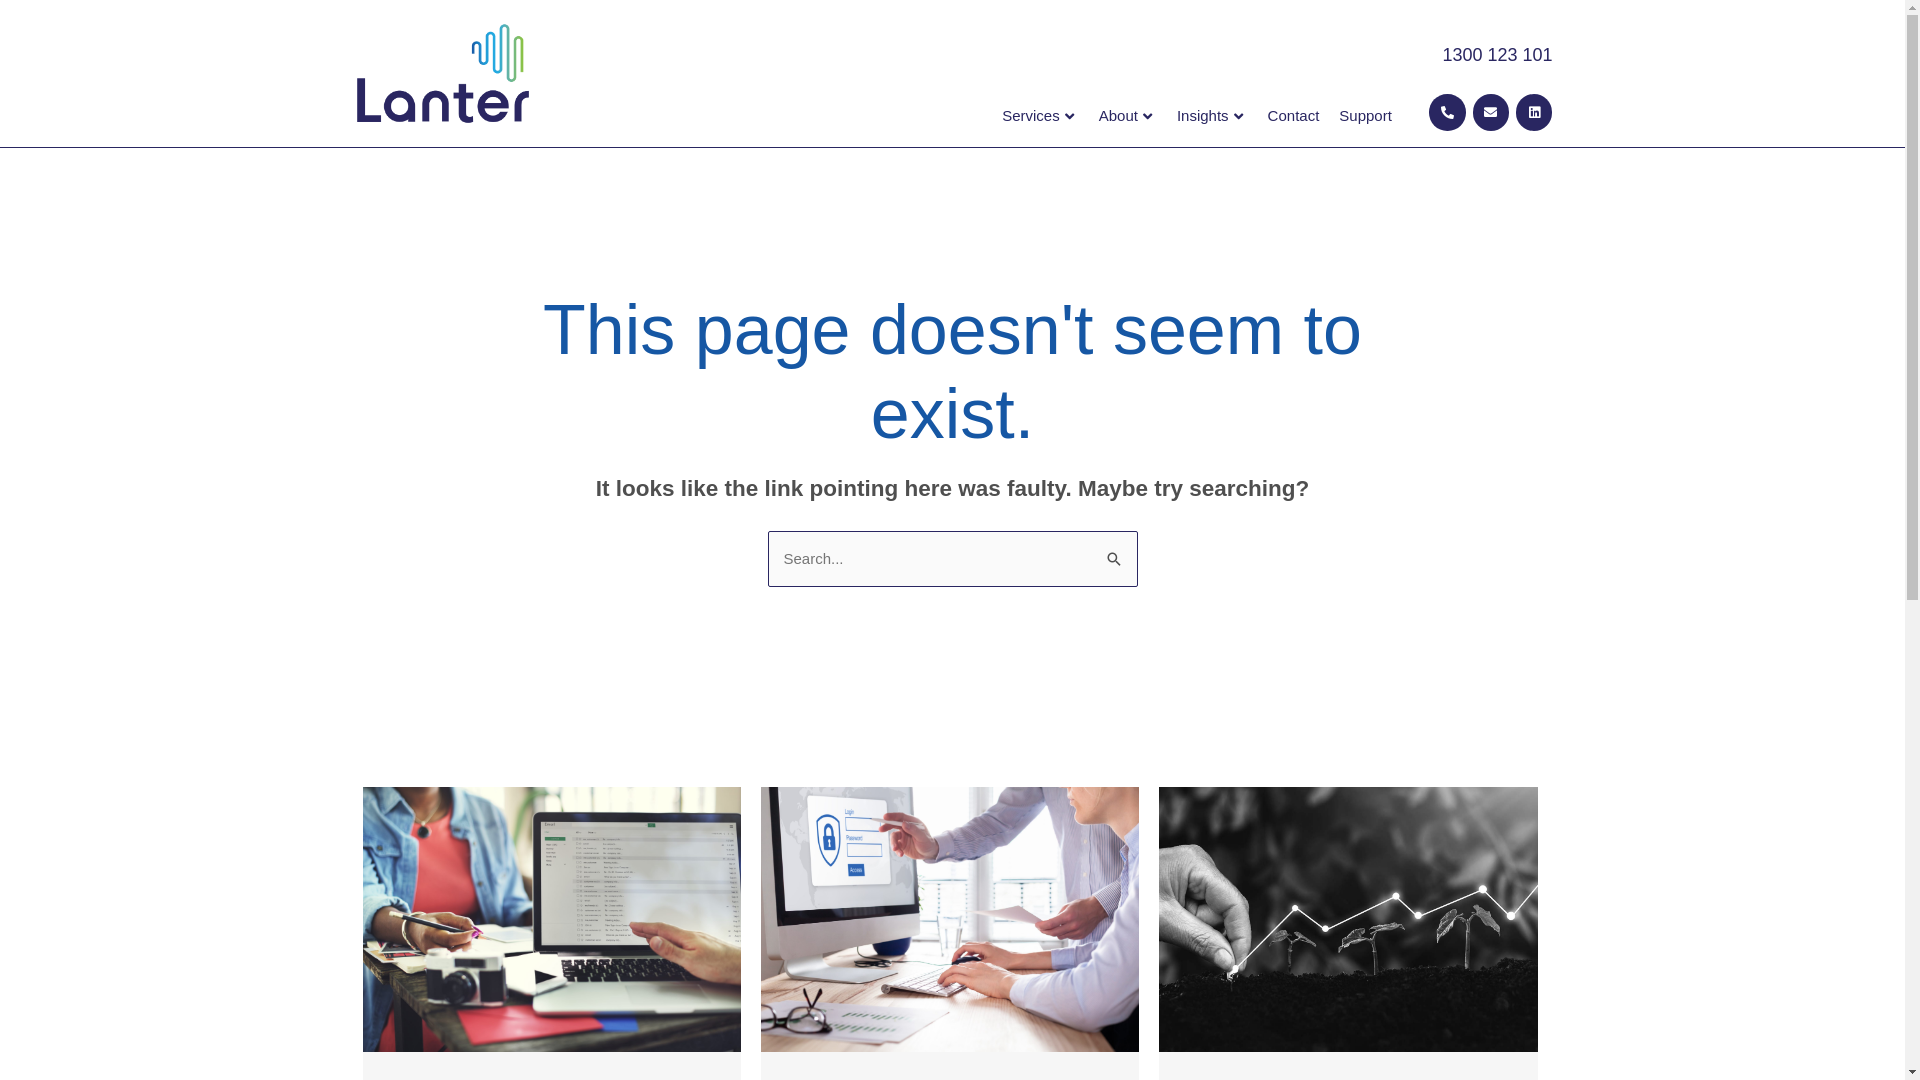 This screenshot has height=1080, width=1920. What do you see at coordinates (1446, 111) in the screenshot?
I see `'Phone-alt'` at bounding box center [1446, 111].